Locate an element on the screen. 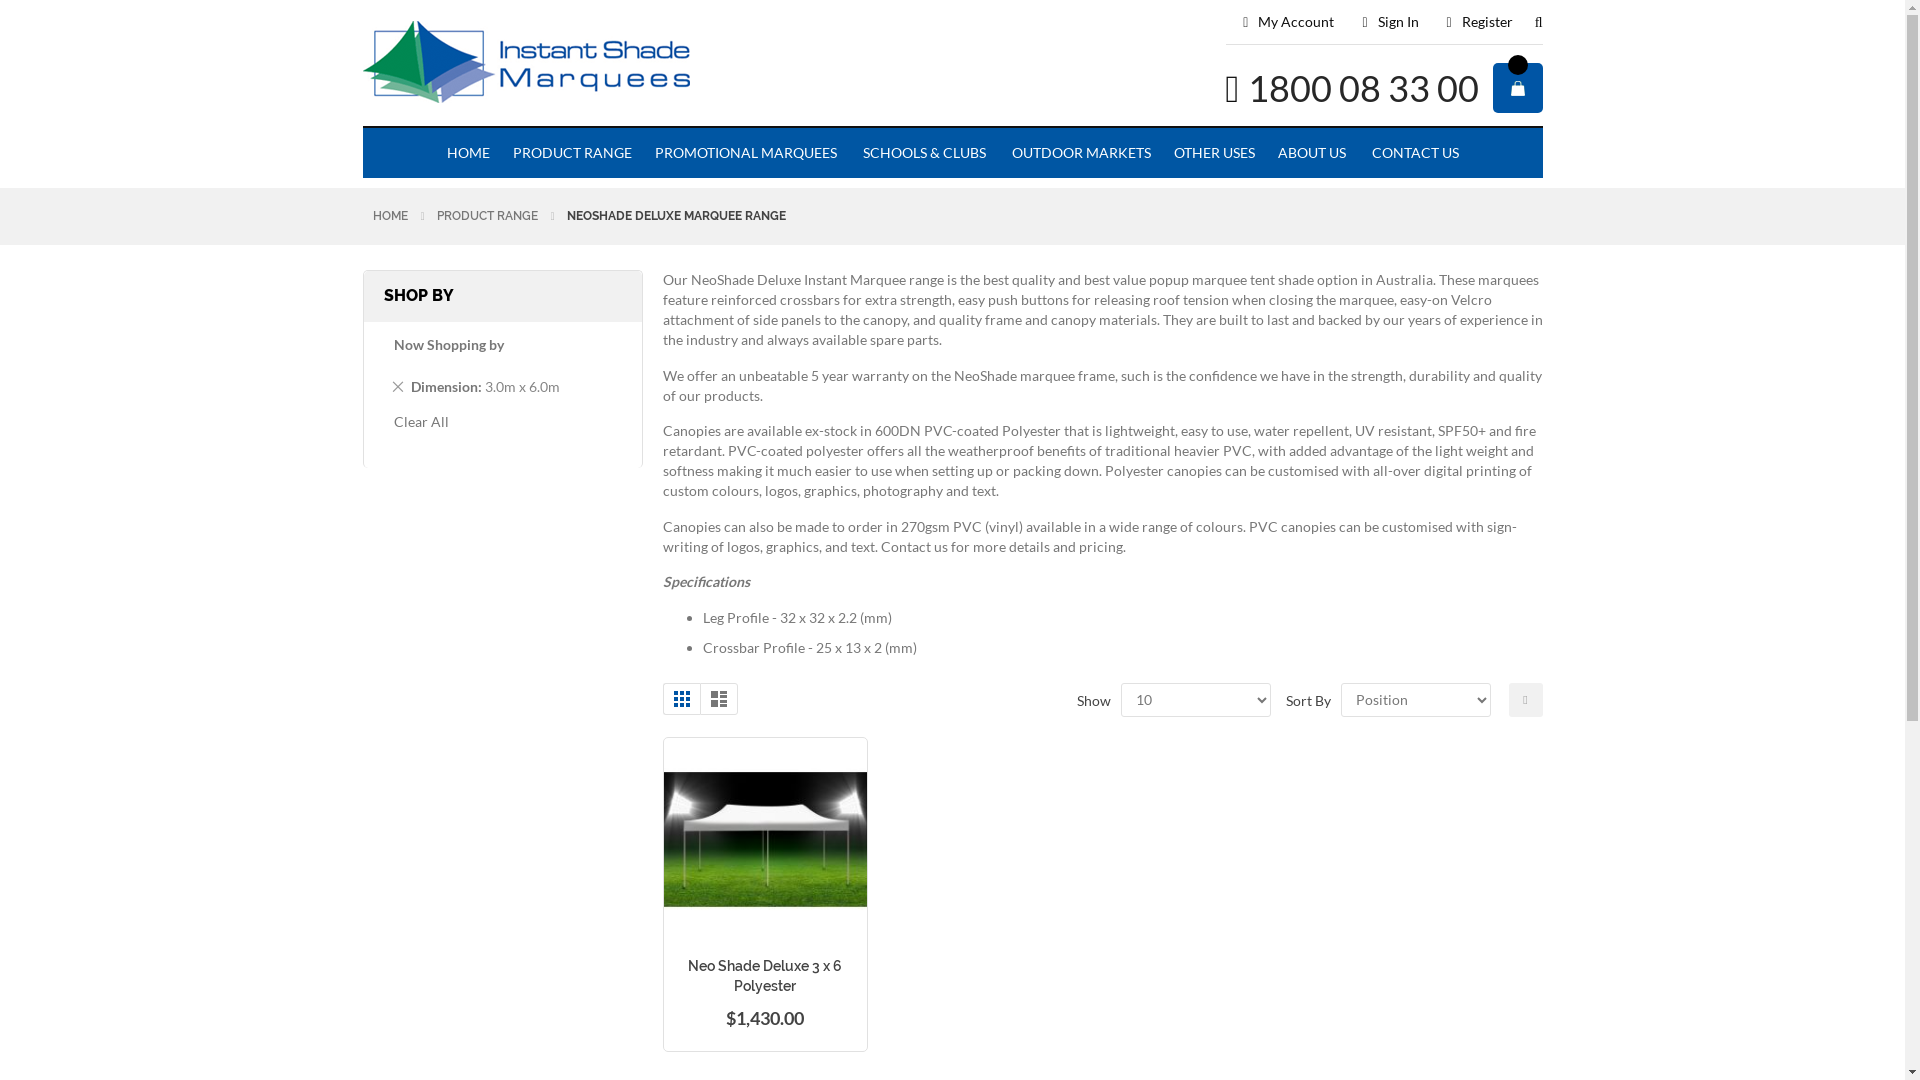 The height and width of the screenshot is (1080, 1920). 'HOME' is located at coordinates (435, 152).